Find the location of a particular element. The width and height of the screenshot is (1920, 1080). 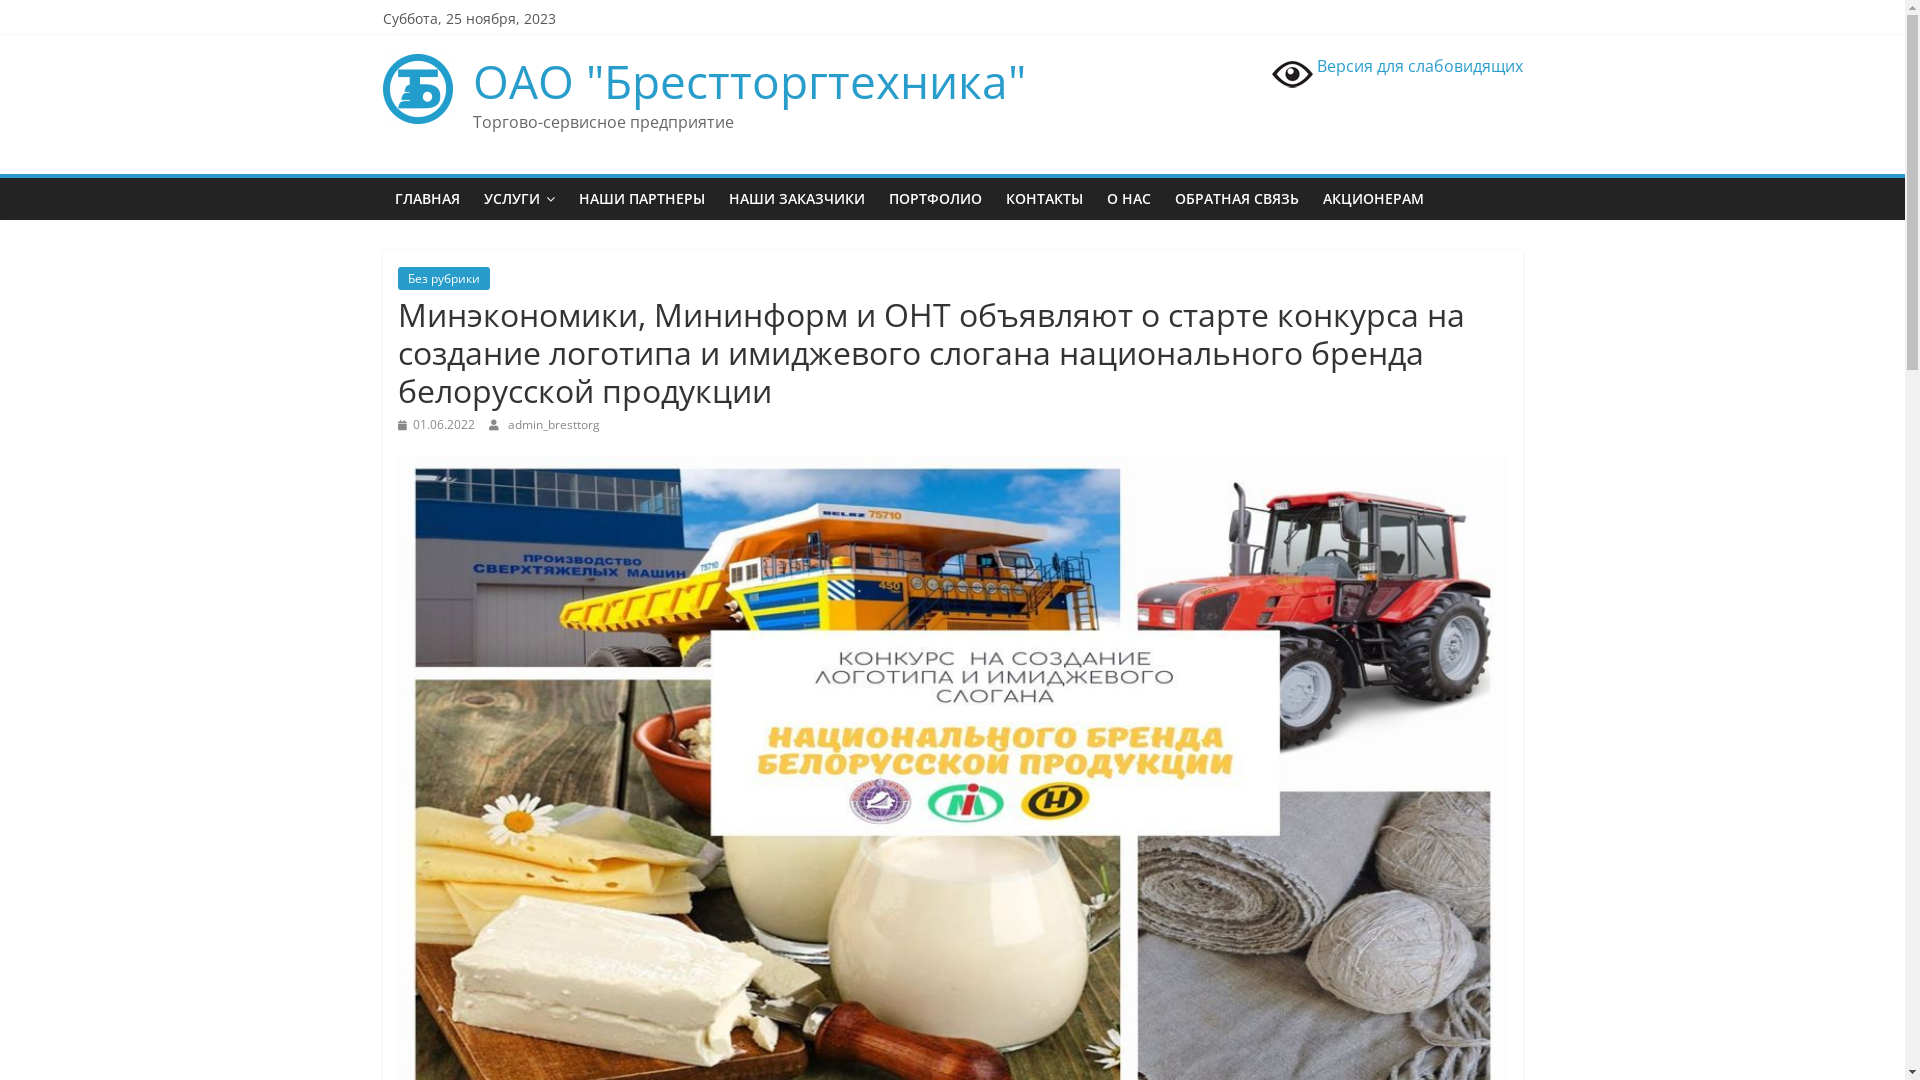

'01.06.2022' is located at coordinates (435, 423).